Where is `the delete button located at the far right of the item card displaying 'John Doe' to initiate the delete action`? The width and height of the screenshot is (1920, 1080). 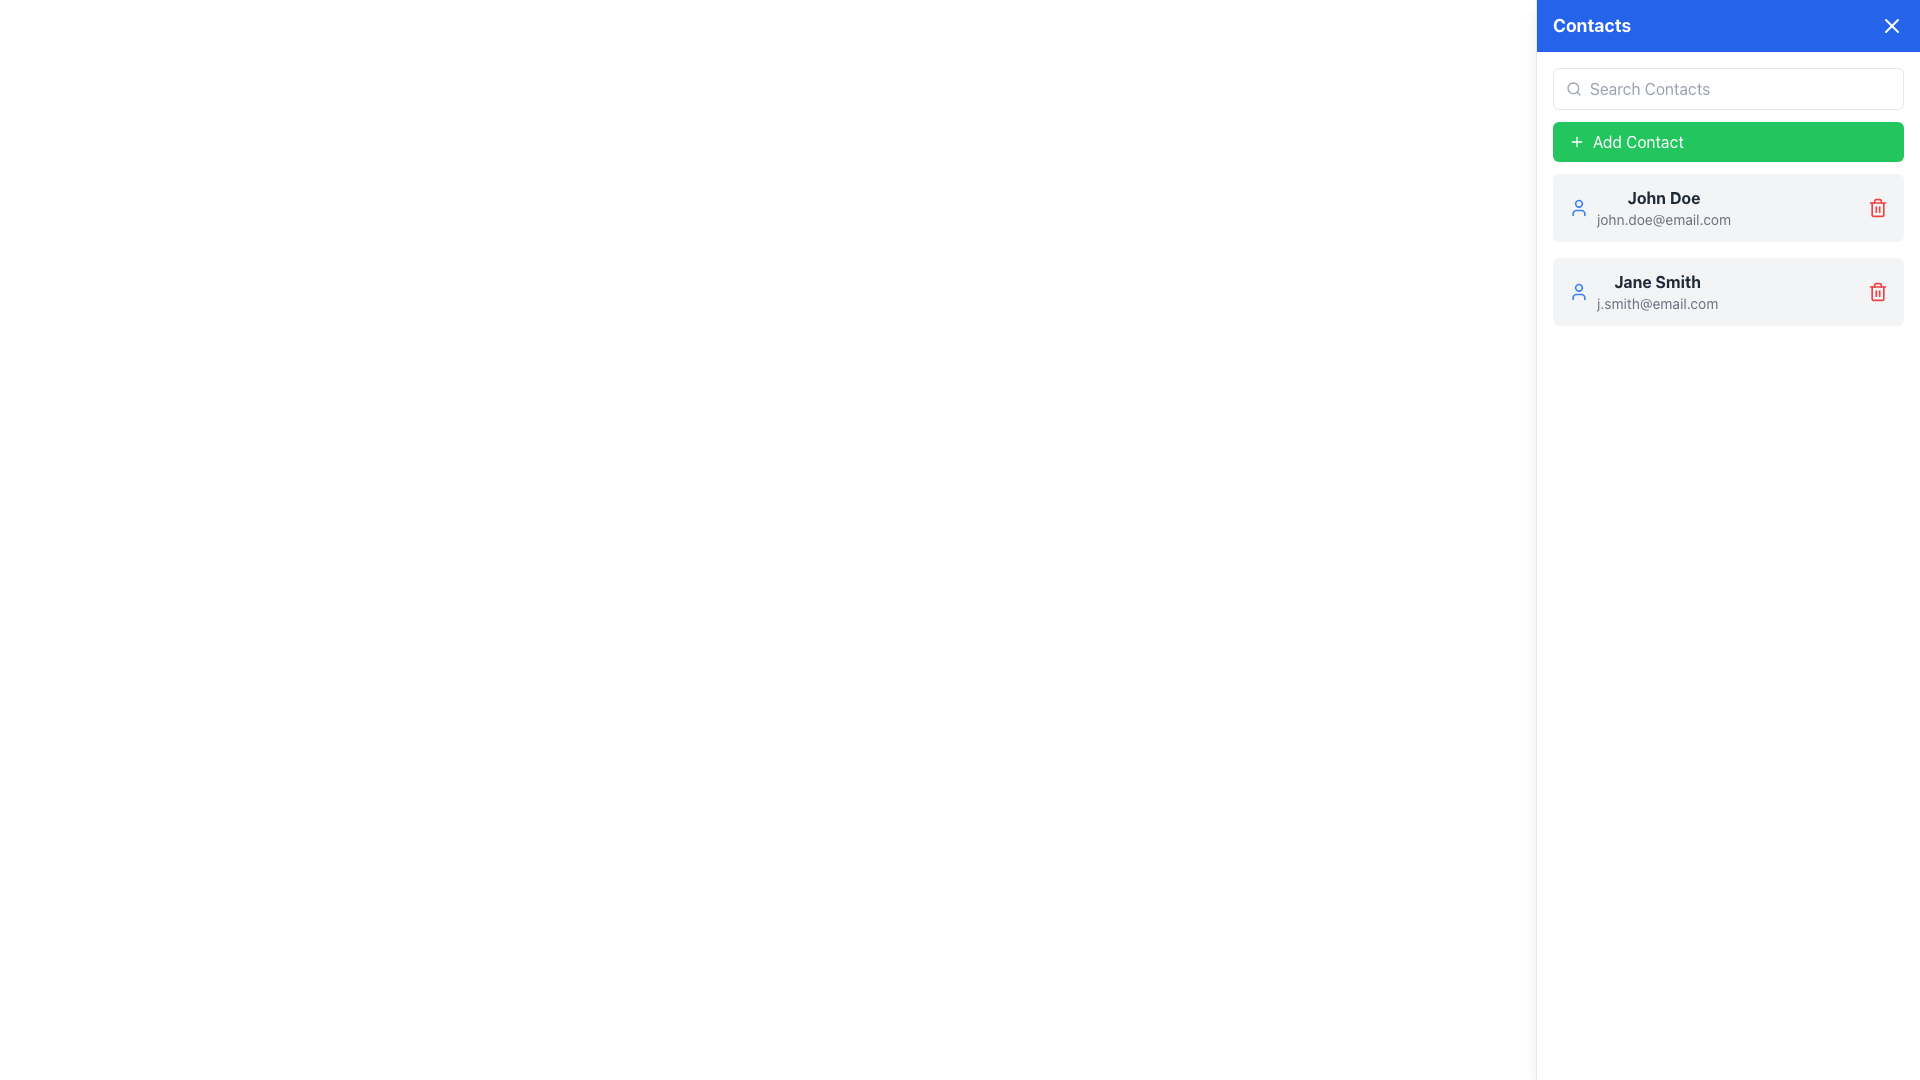
the delete button located at the far right of the item card displaying 'John Doe' to initiate the delete action is located at coordinates (1876, 208).